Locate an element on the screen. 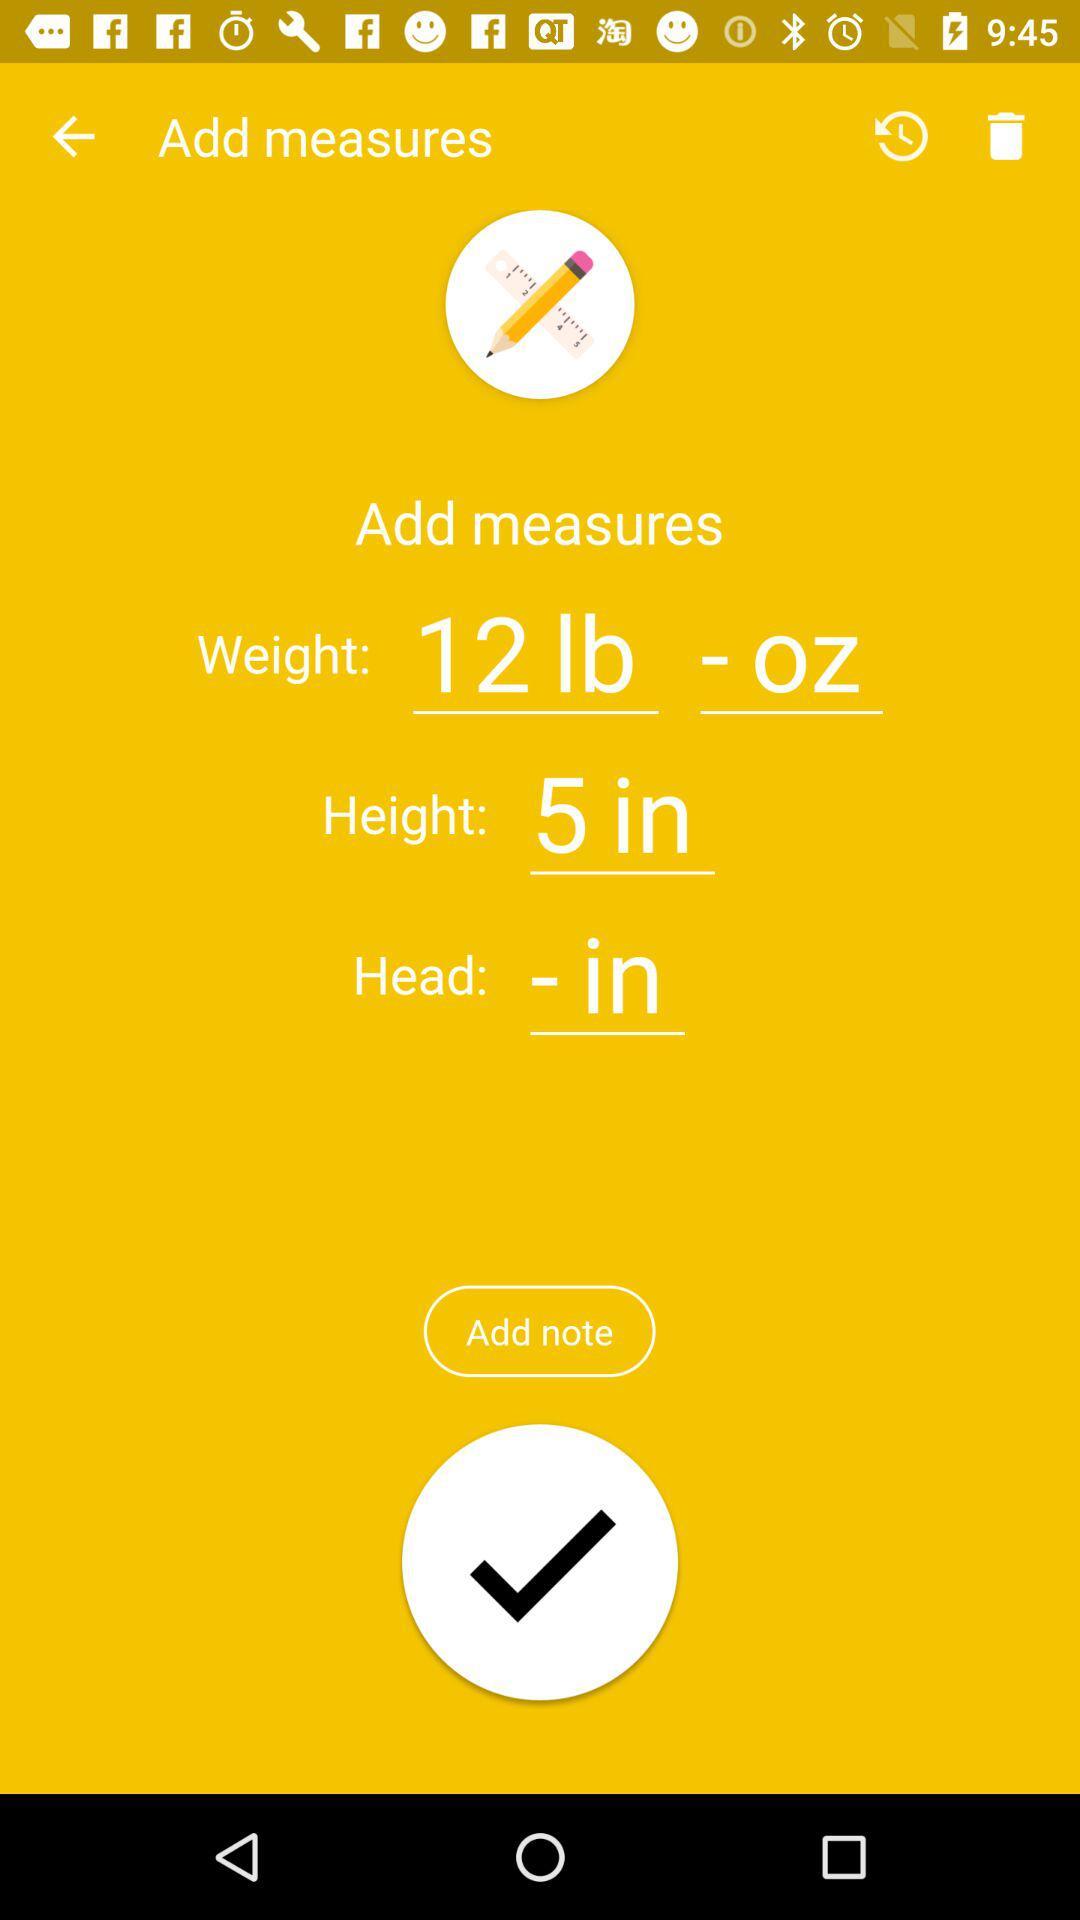 Image resolution: width=1080 pixels, height=1920 pixels. the icon next to : item is located at coordinates (559, 801).